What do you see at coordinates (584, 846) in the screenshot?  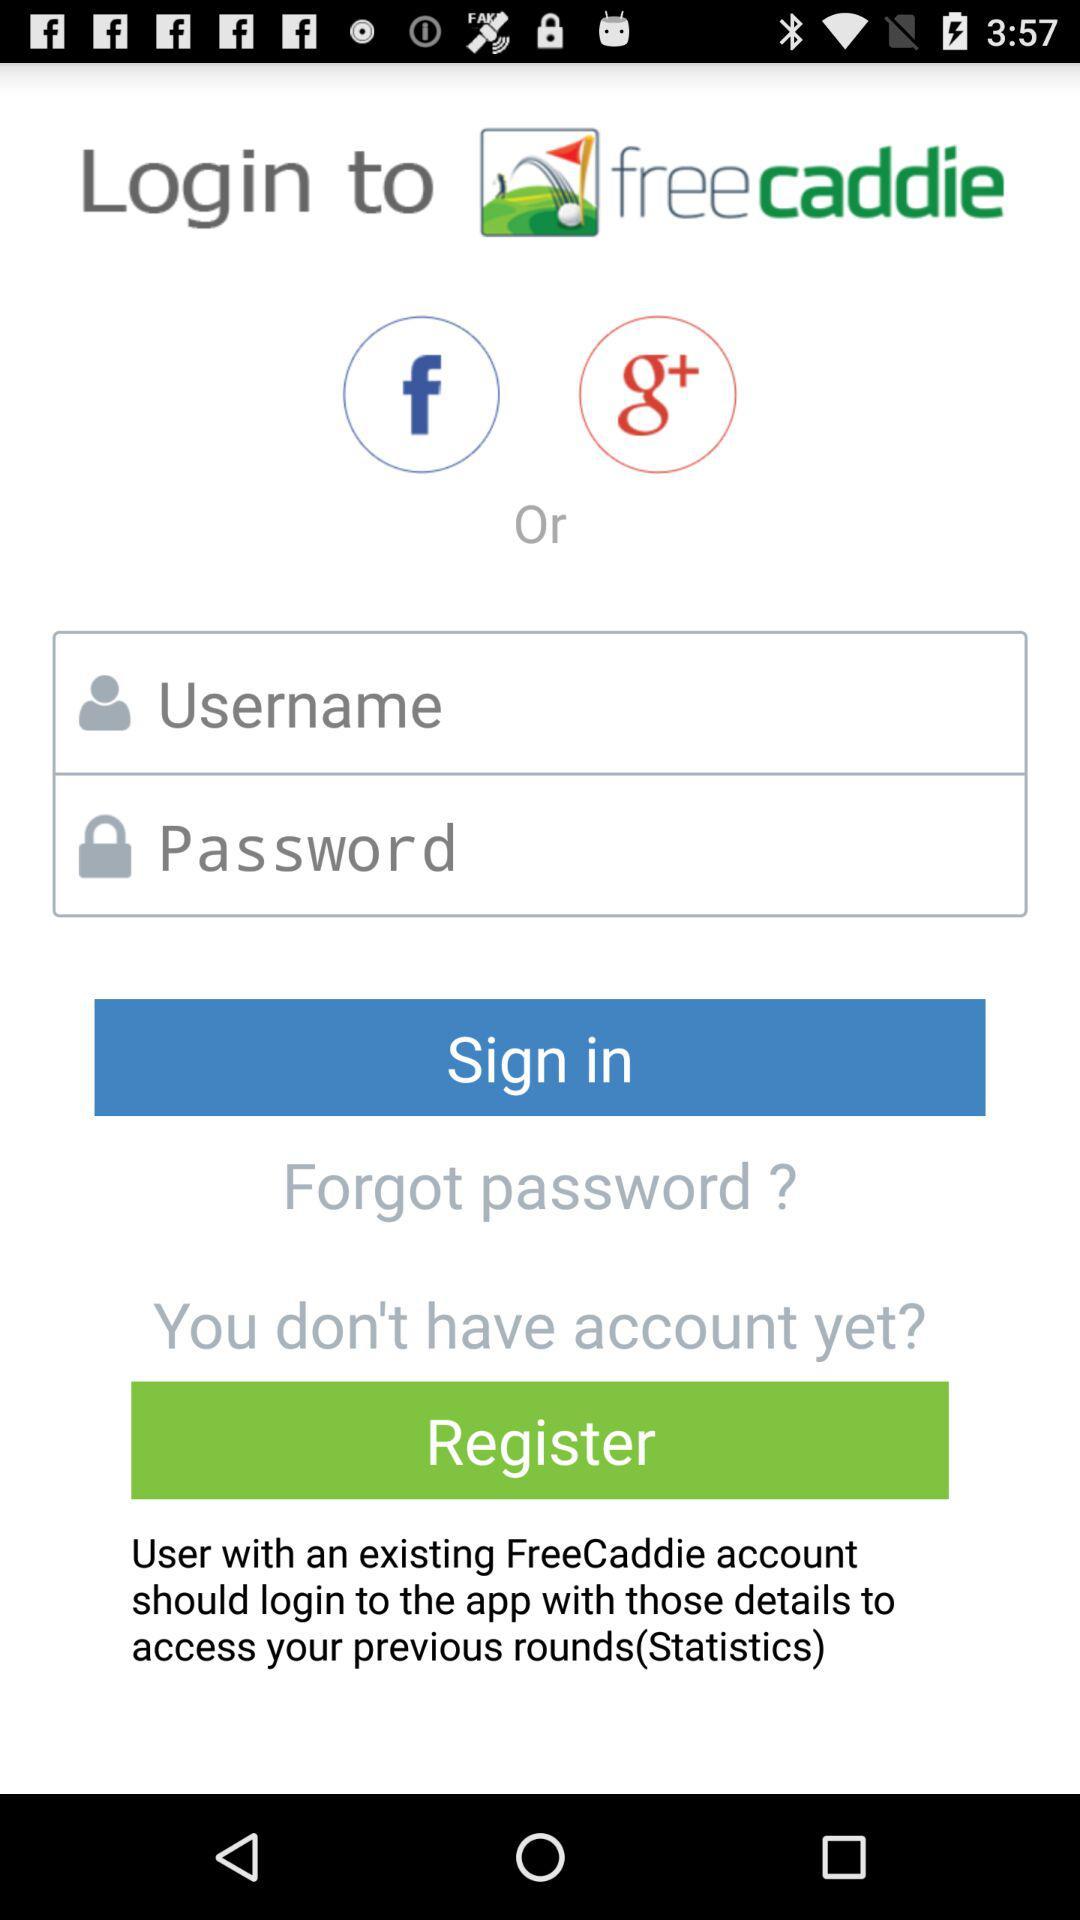 I see `text` at bounding box center [584, 846].